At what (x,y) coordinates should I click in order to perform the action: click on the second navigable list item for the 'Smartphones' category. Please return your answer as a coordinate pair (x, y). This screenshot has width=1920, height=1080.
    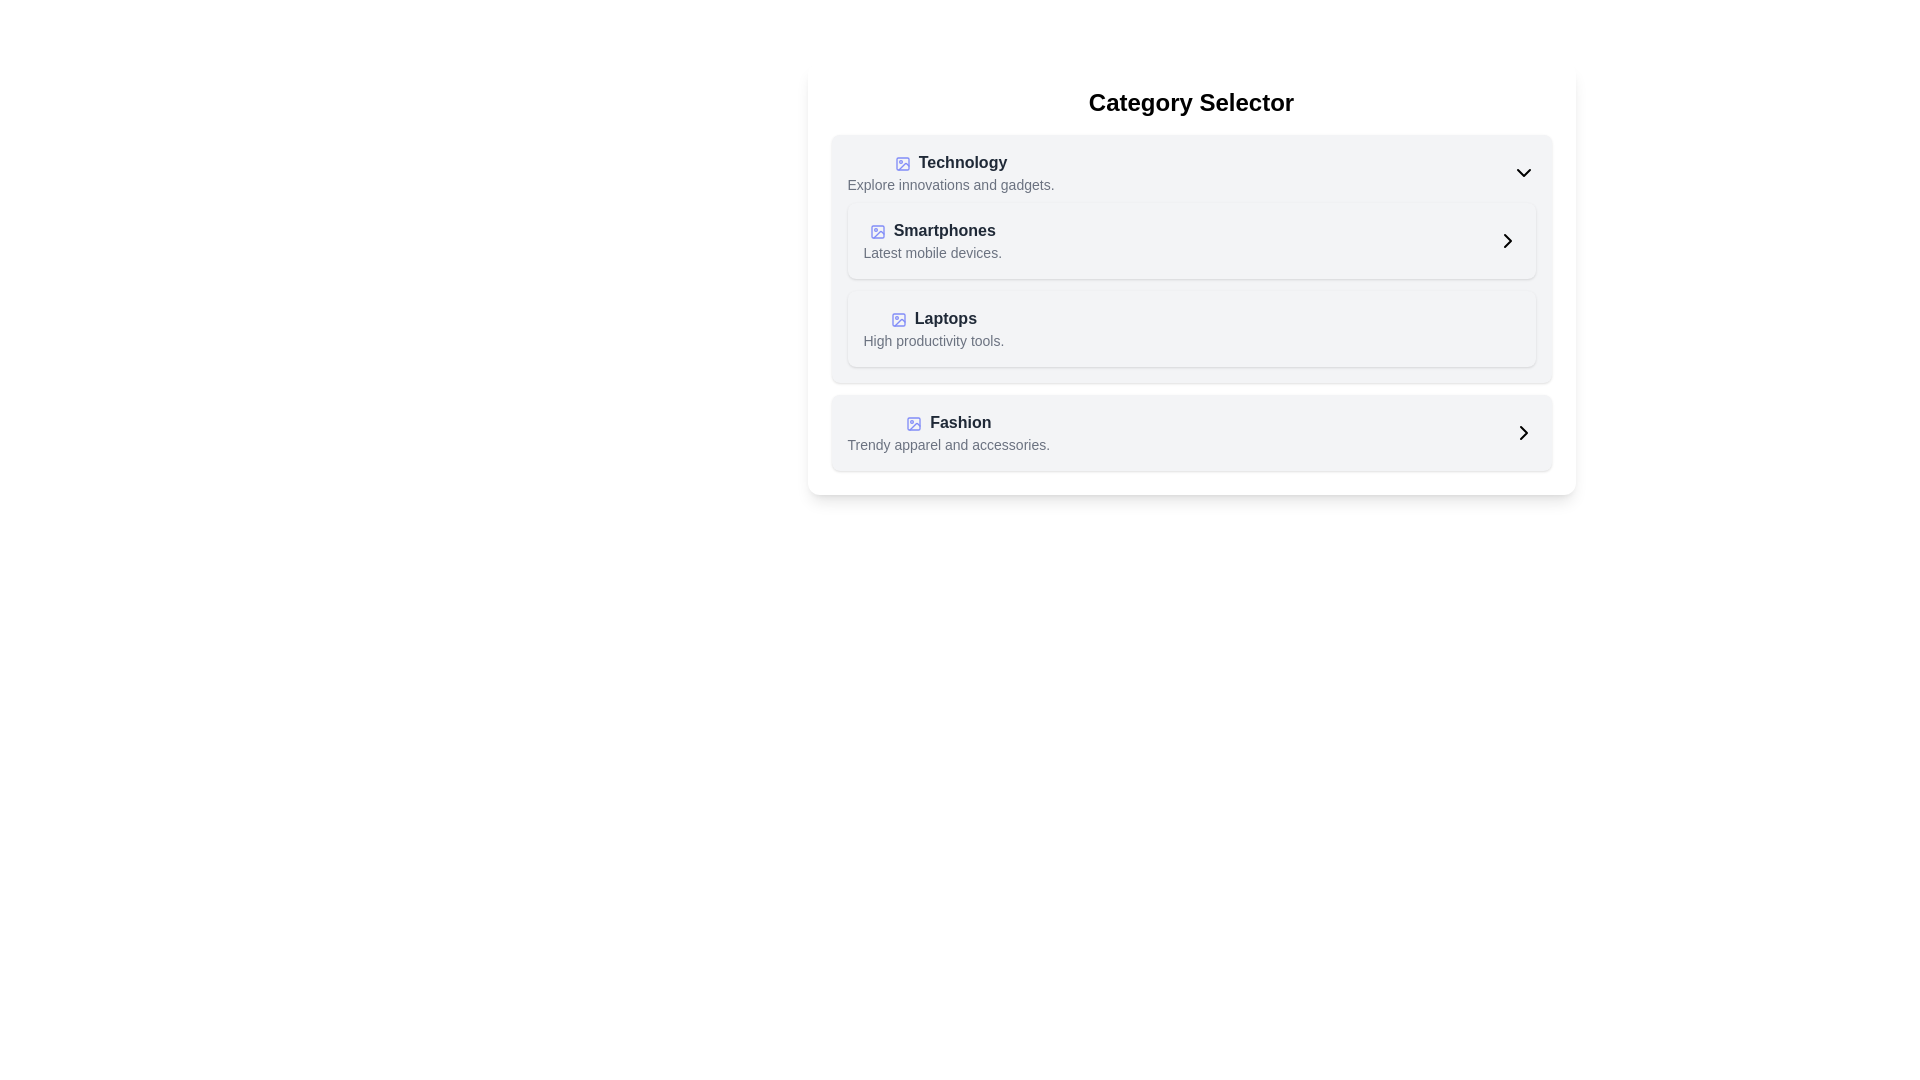
    Looking at the image, I should click on (1191, 239).